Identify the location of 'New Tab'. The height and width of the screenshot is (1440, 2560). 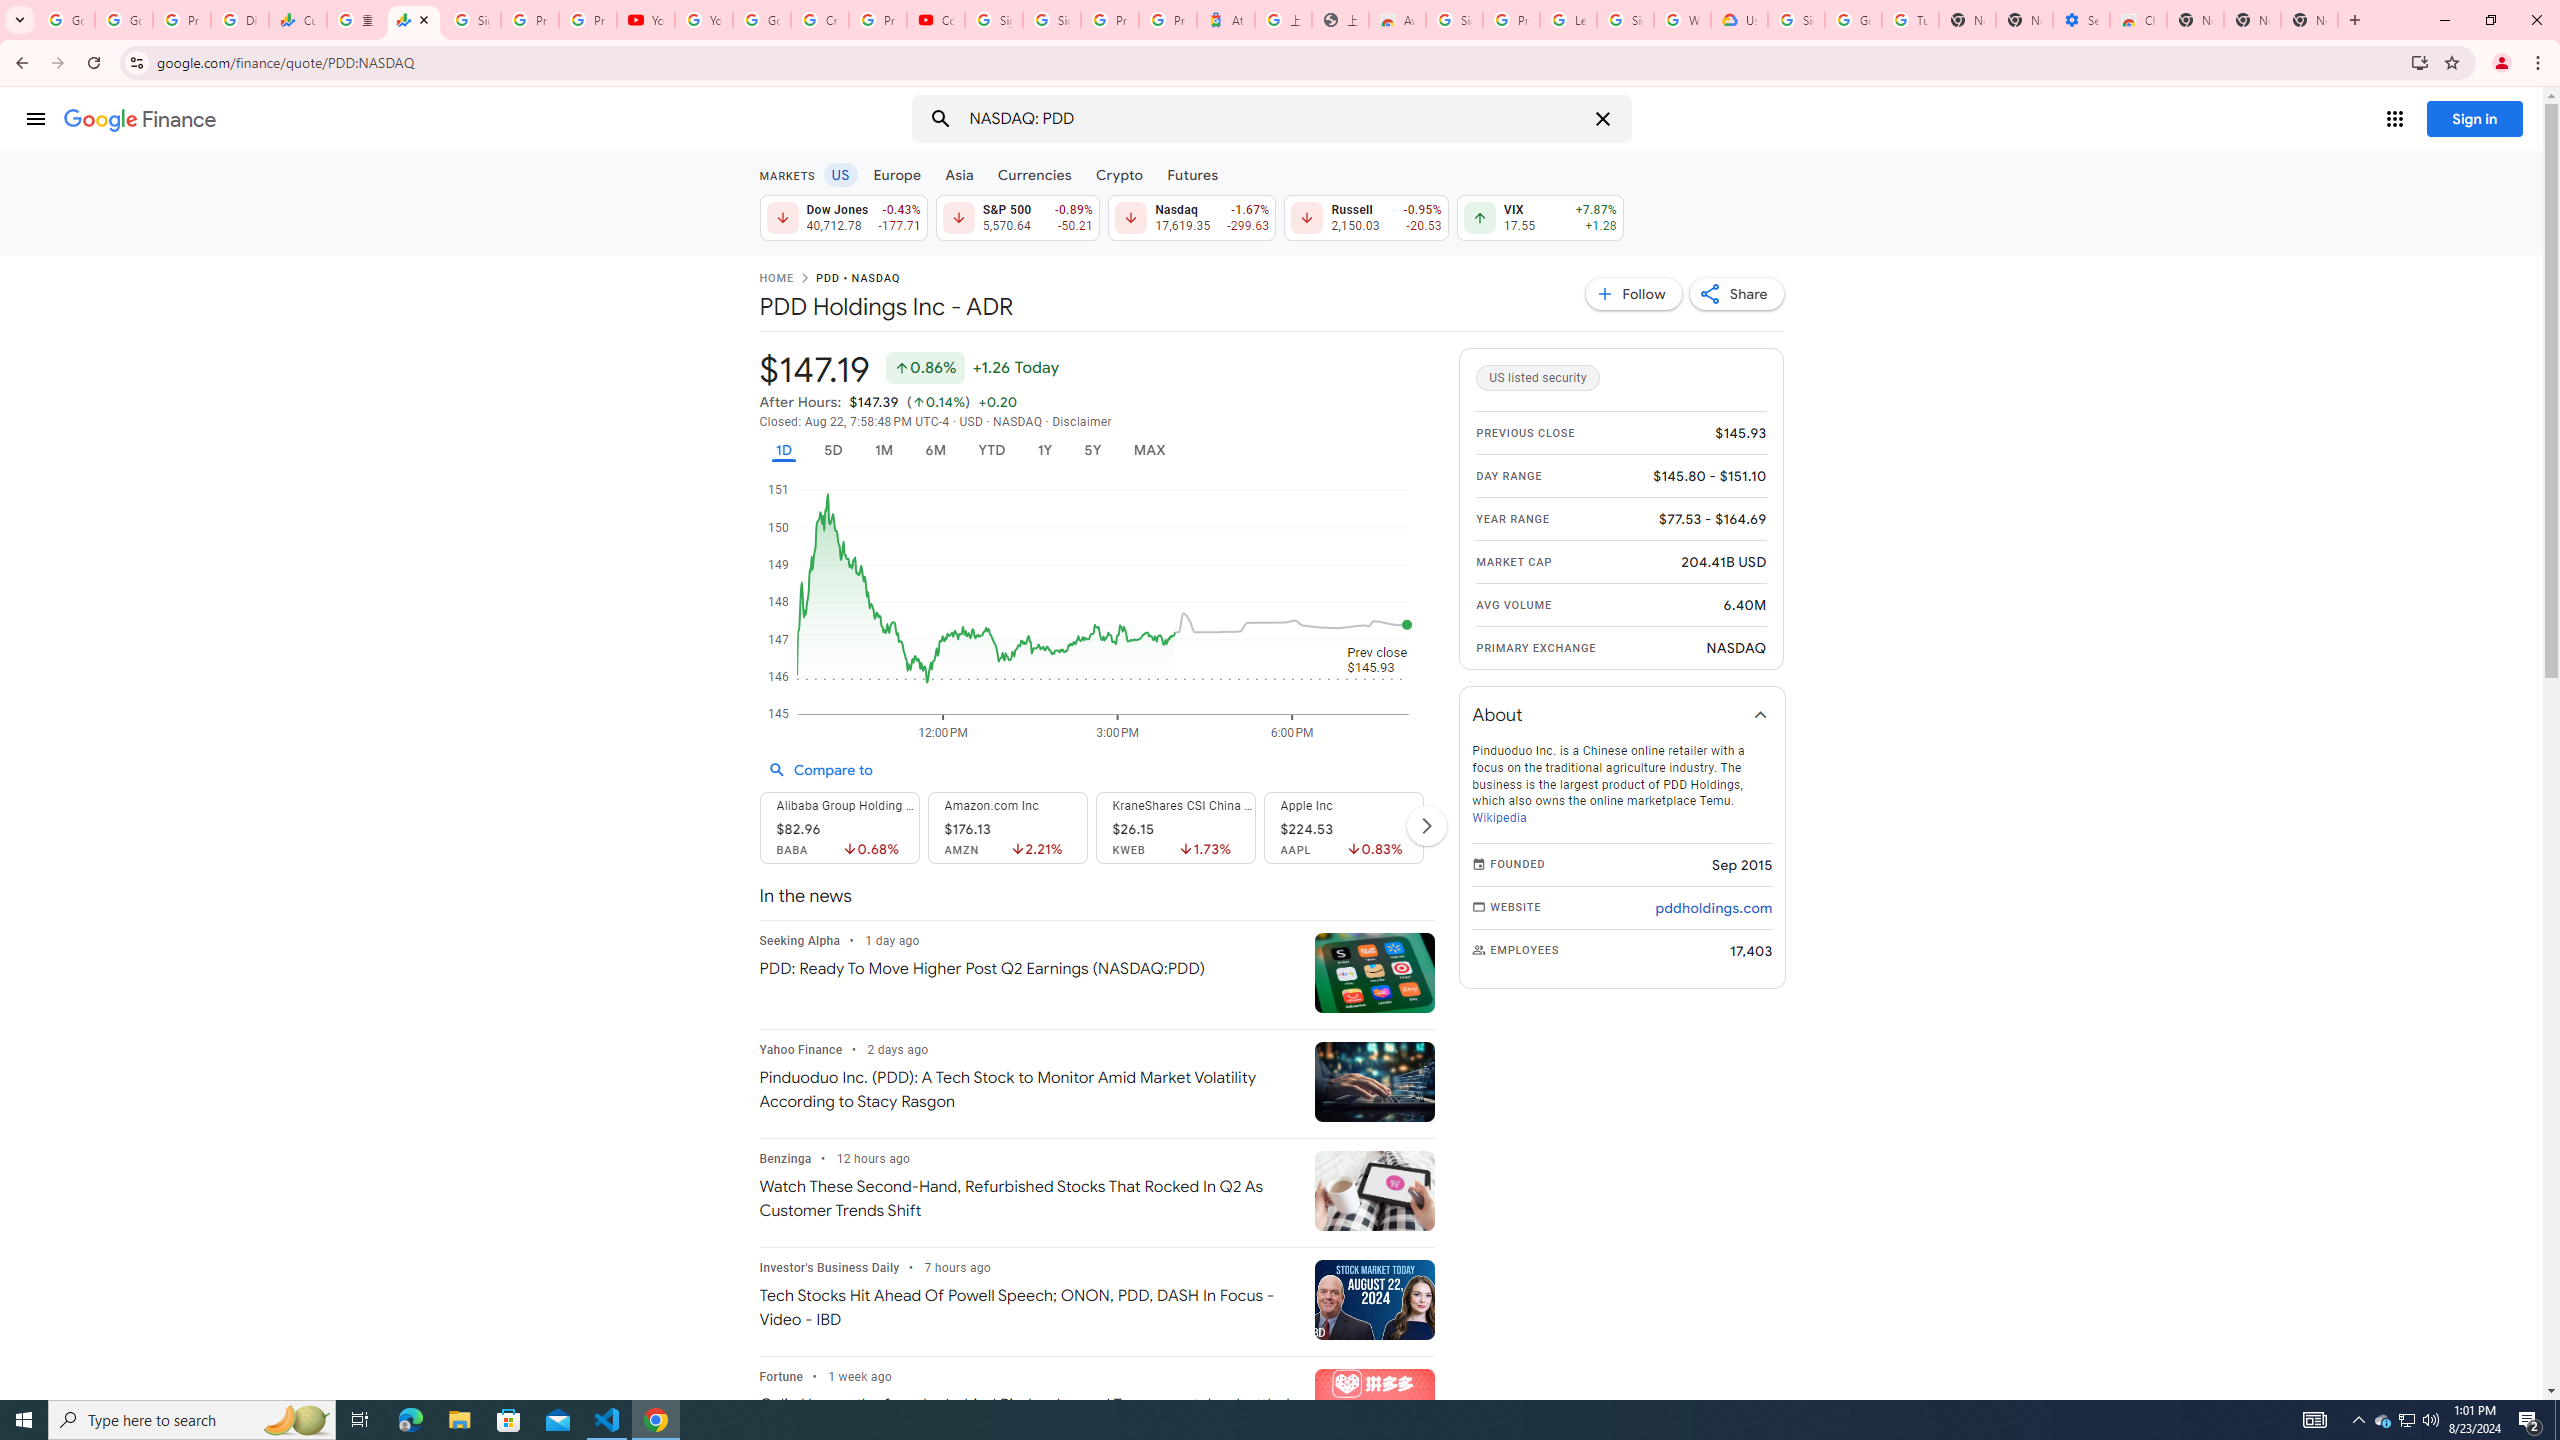
(2310, 19).